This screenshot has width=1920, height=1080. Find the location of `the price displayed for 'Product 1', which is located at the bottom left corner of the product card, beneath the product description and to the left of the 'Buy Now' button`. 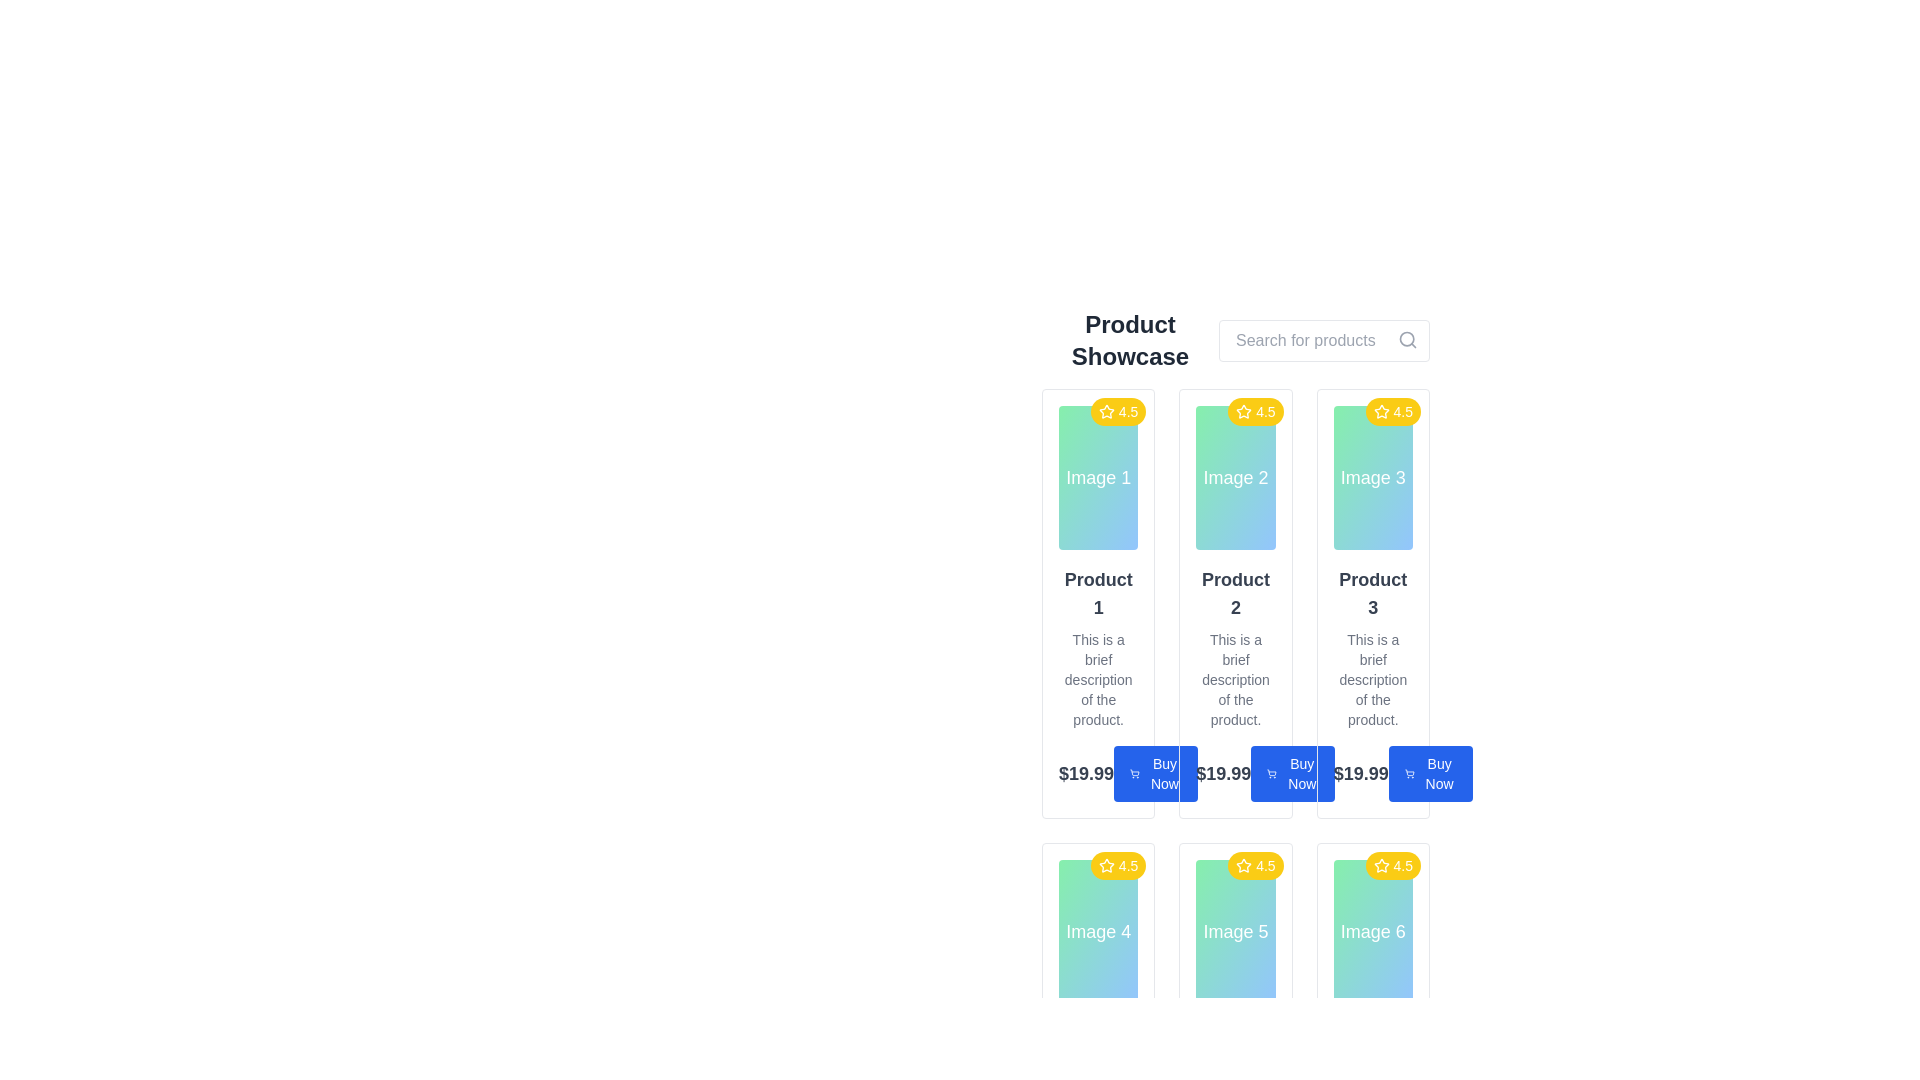

the price displayed for 'Product 1', which is located at the bottom left corner of the product card, beneath the product description and to the left of the 'Buy Now' button is located at coordinates (1085, 773).